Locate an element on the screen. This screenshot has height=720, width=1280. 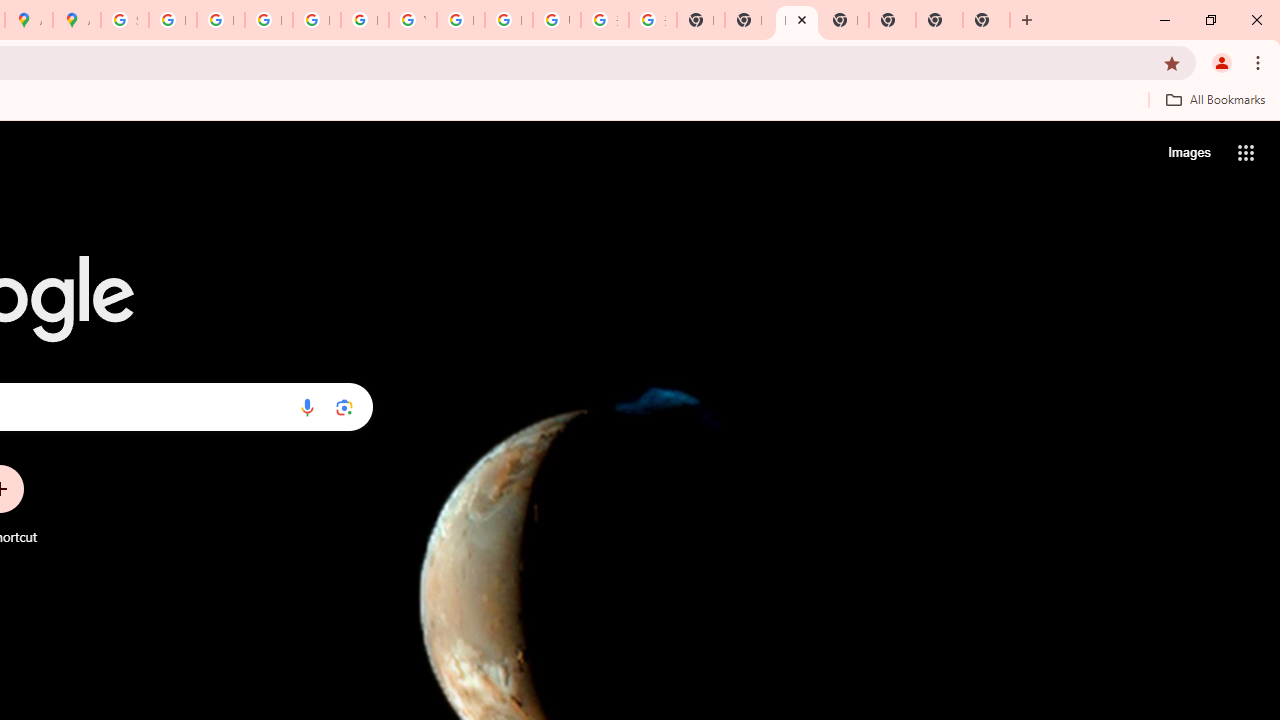
'YouTube' is located at coordinates (411, 20).